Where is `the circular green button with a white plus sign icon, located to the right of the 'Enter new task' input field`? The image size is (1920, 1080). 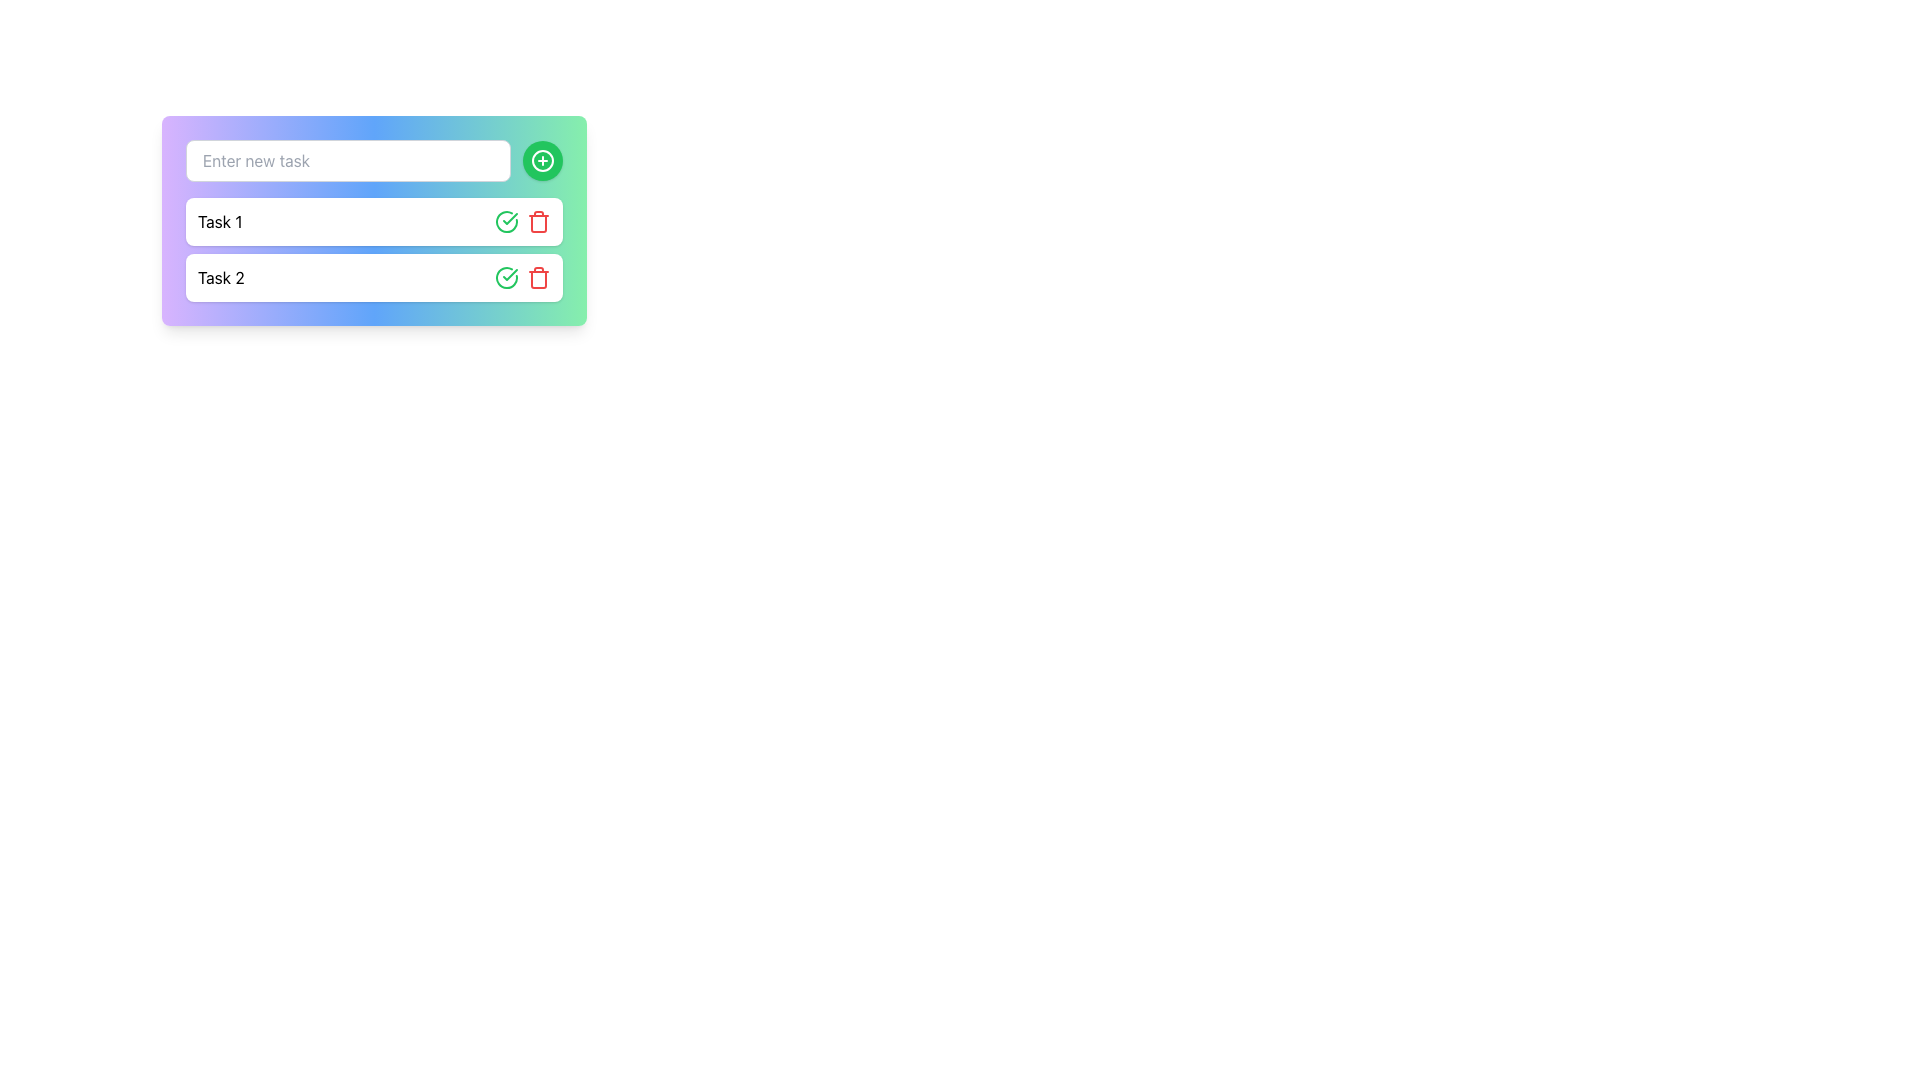 the circular green button with a white plus sign icon, located to the right of the 'Enter new task' input field is located at coordinates (542, 160).